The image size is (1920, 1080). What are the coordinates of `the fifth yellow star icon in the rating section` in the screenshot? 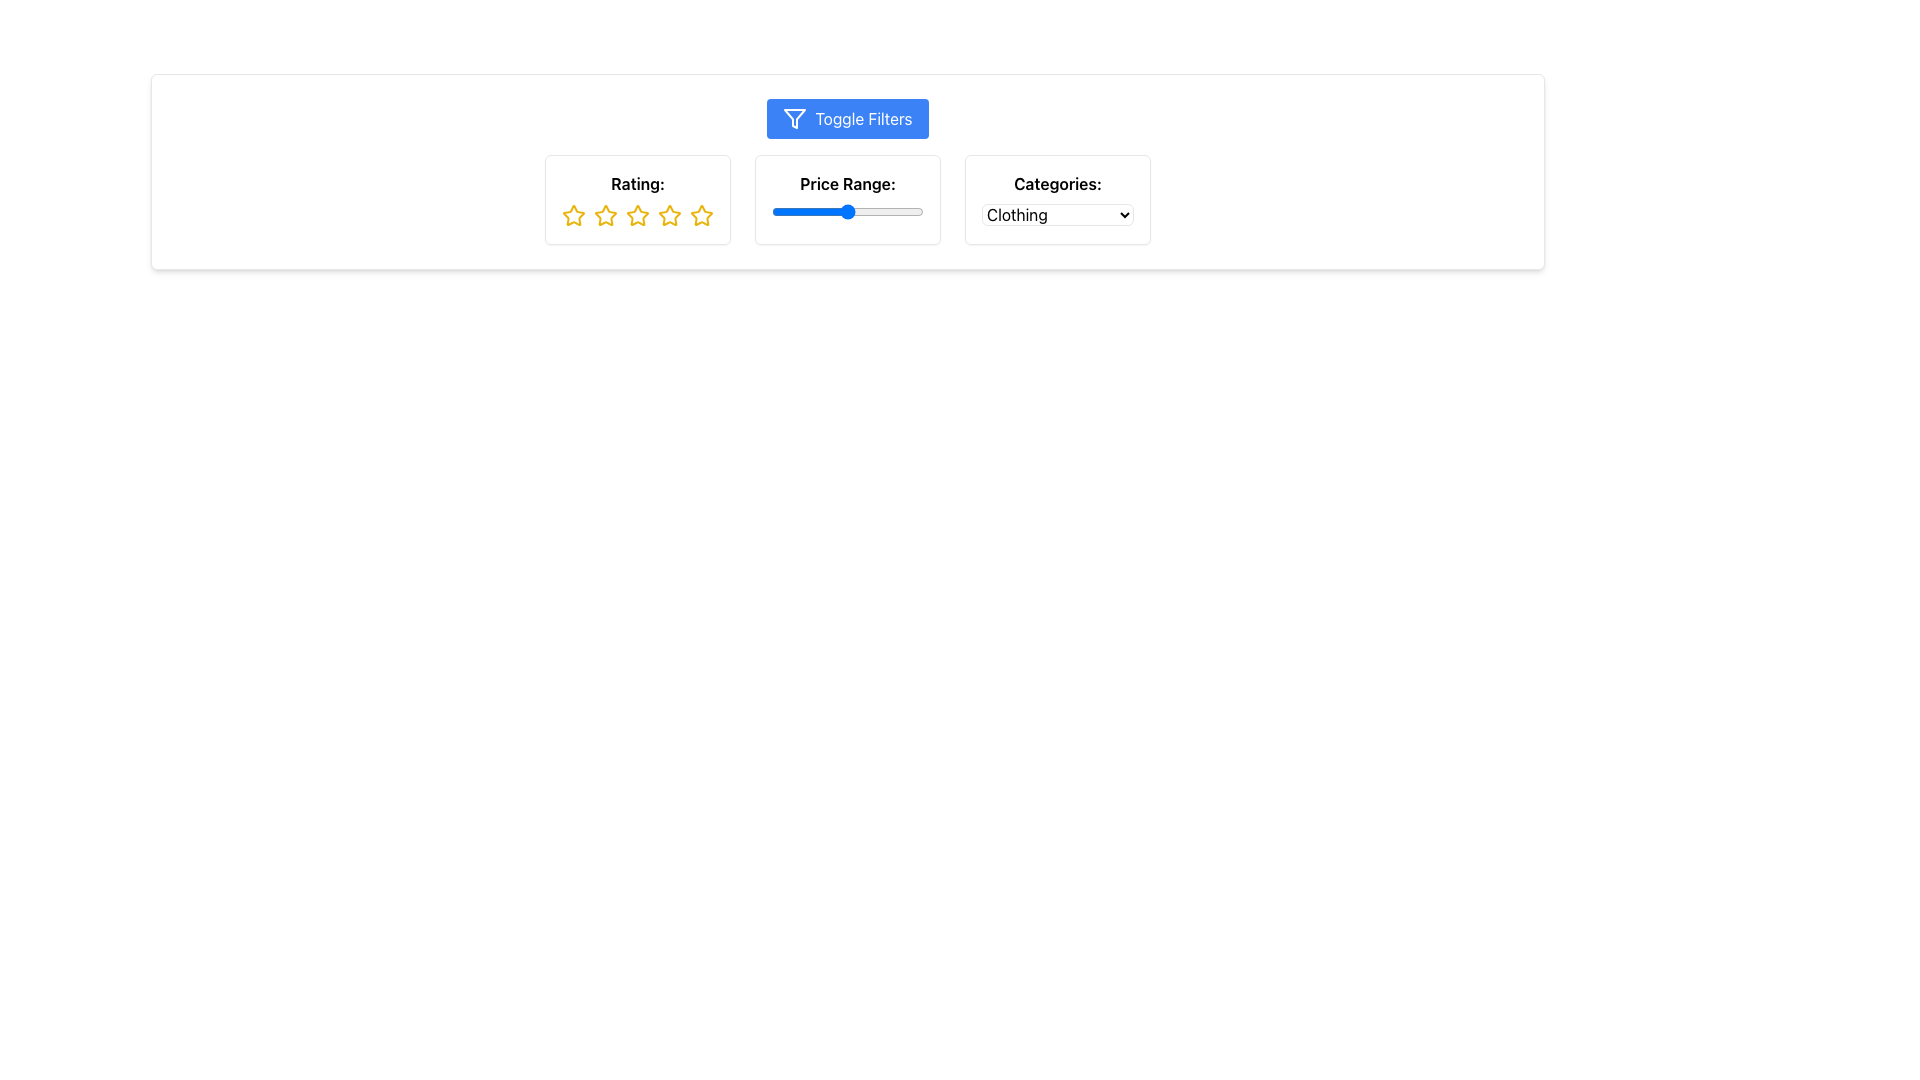 It's located at (701, 216).